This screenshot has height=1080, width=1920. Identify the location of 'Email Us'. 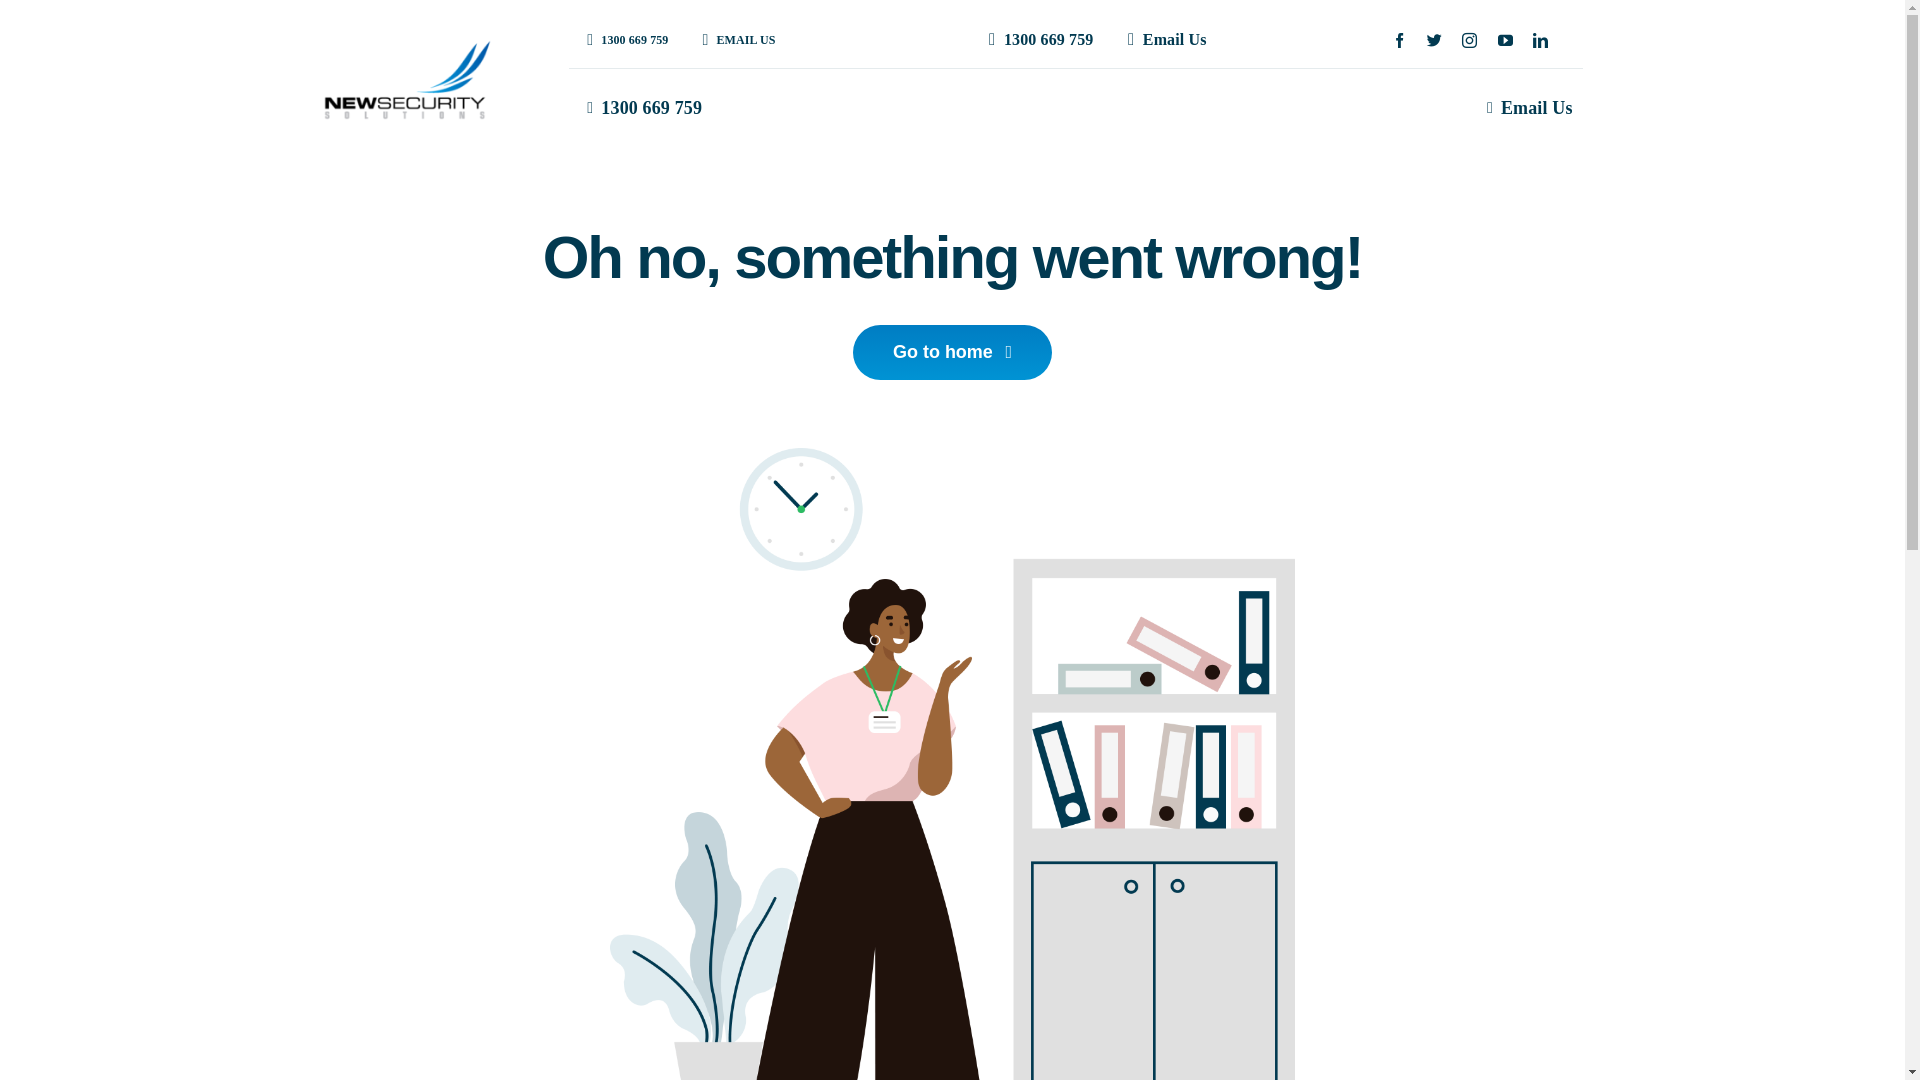
(1525, 108).